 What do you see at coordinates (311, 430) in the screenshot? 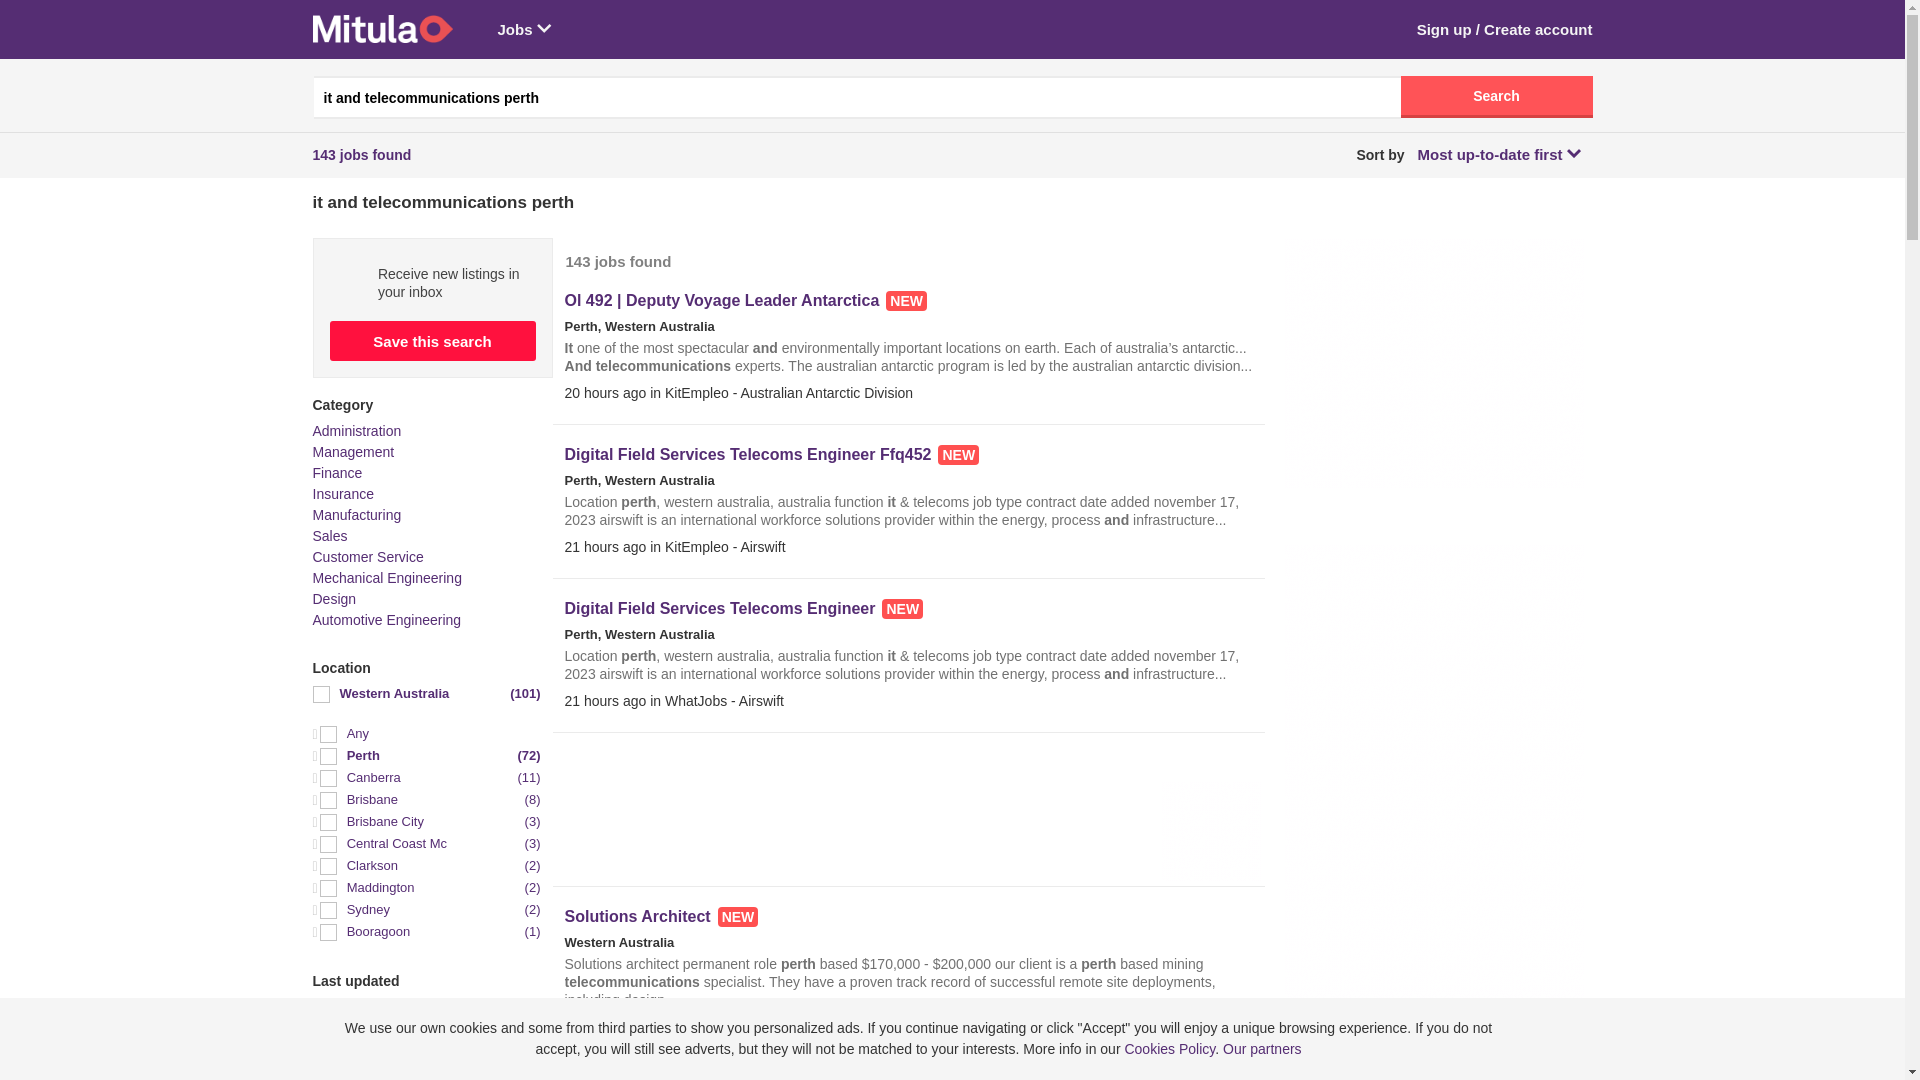
I see `'Administration'` at bounding box center [311, 430].